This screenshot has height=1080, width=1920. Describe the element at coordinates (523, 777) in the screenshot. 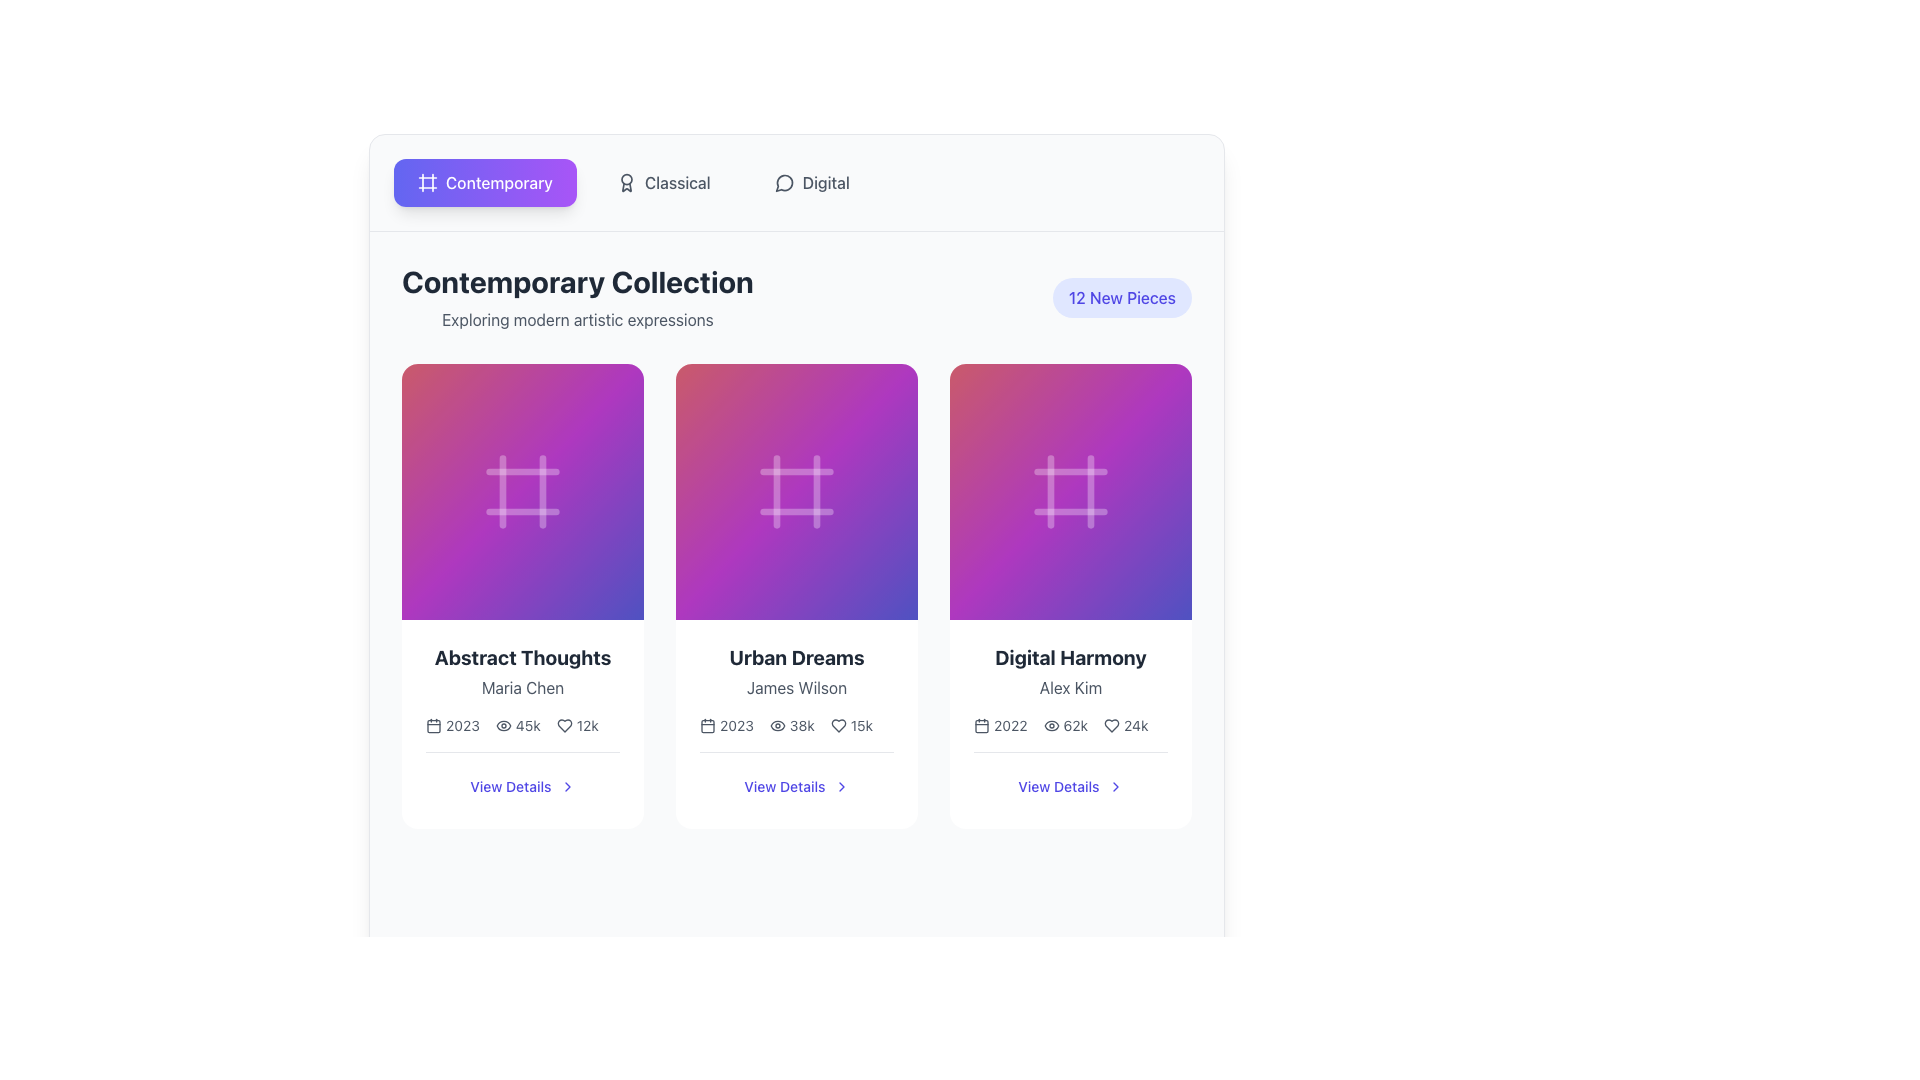

I see `the 'View Details' button, which is labeled in indigo text and features a rightward-facing chevron icon` at that location.